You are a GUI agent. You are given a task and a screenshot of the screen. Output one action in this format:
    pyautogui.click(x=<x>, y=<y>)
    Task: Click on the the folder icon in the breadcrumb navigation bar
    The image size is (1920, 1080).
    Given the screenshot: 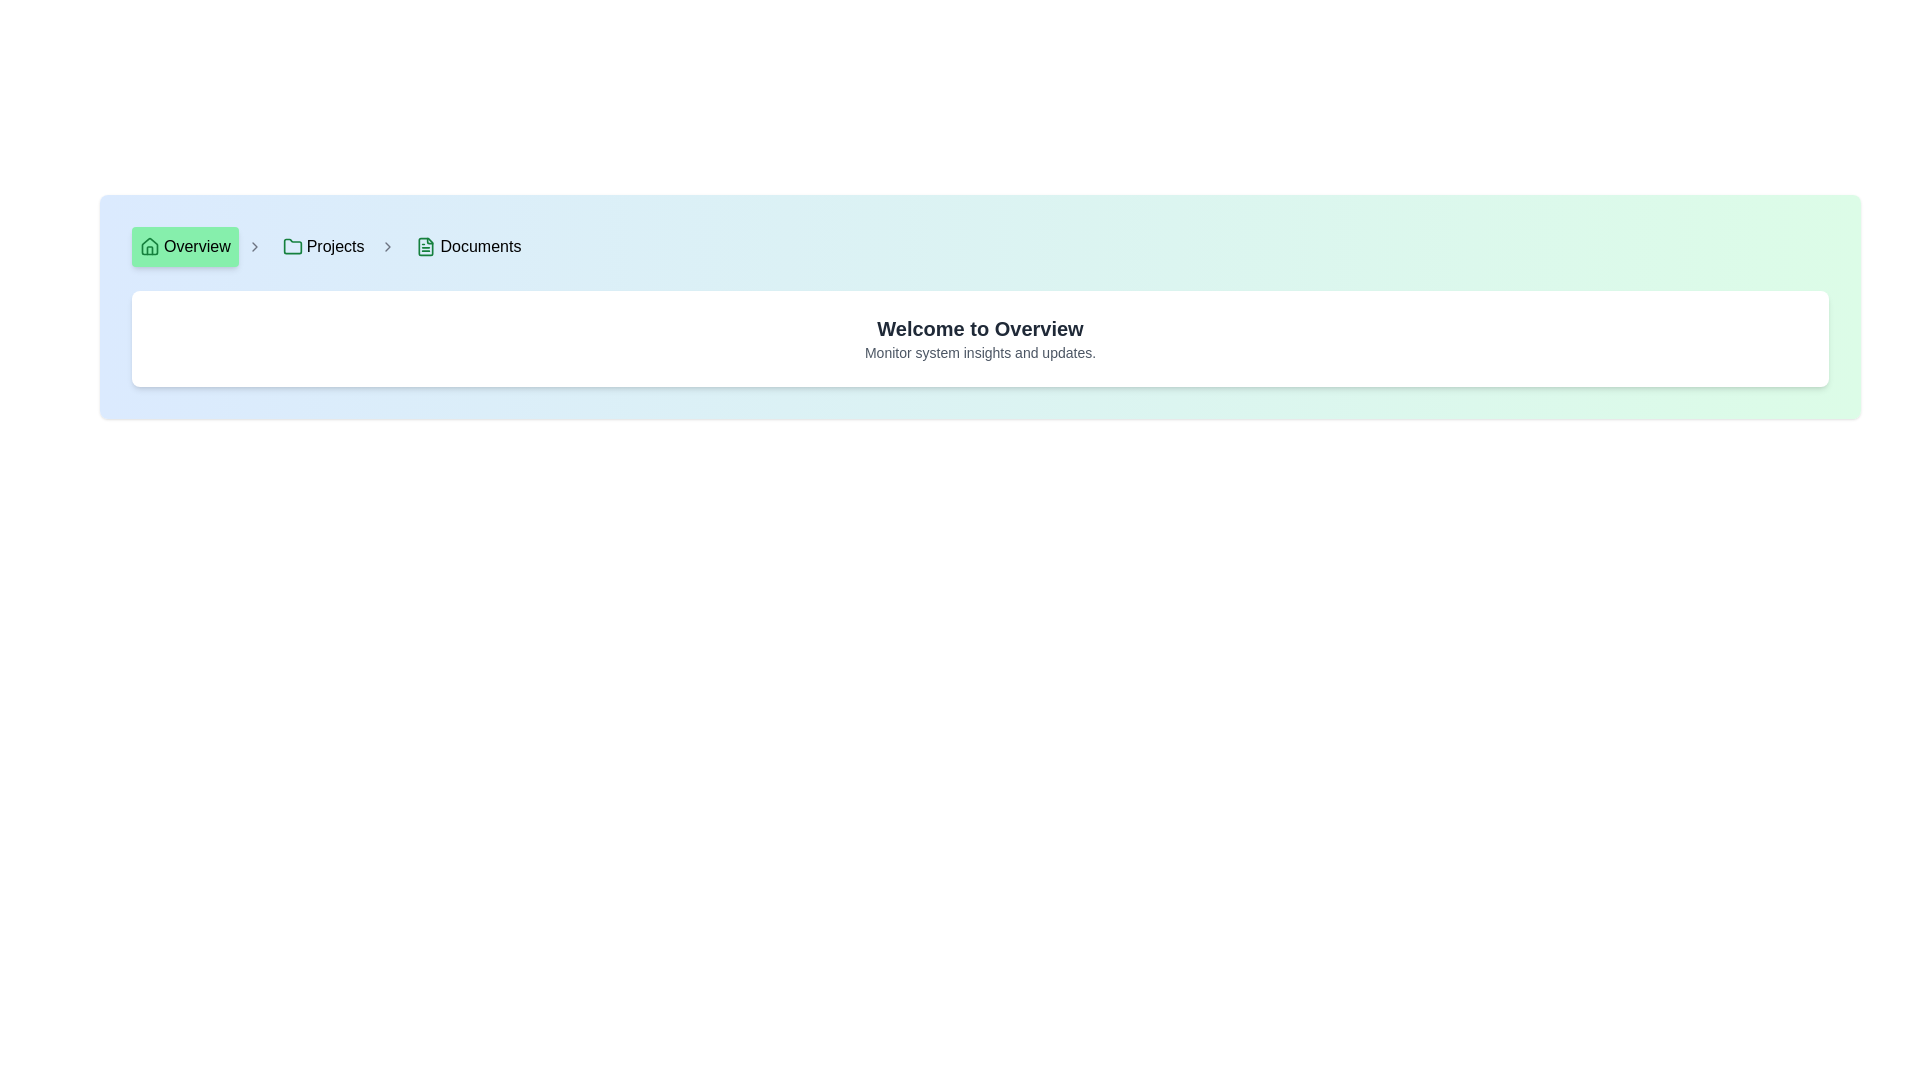 What is the action you would take?
    pyautogui.click(x=291, y=245)
    